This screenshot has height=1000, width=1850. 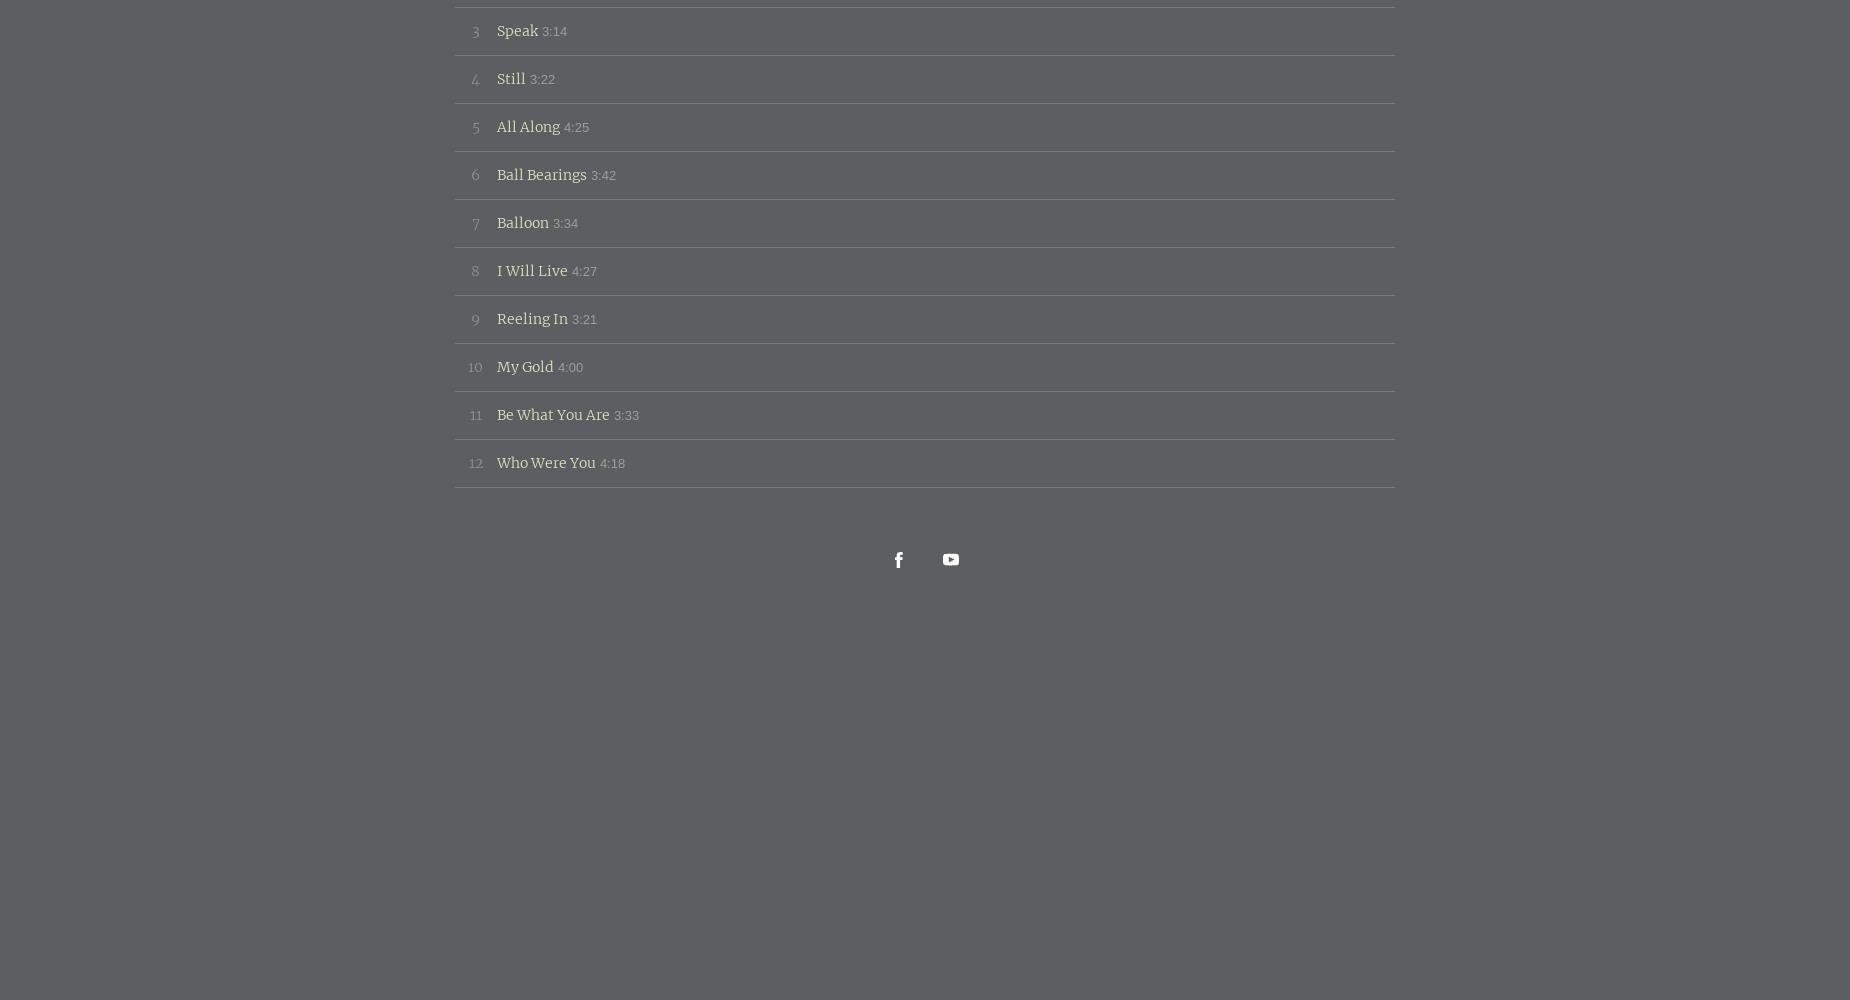 What do you see at coordinates (611, 461) in the screenshot?
I see `'4:18'` at bounding box center [611, 461].